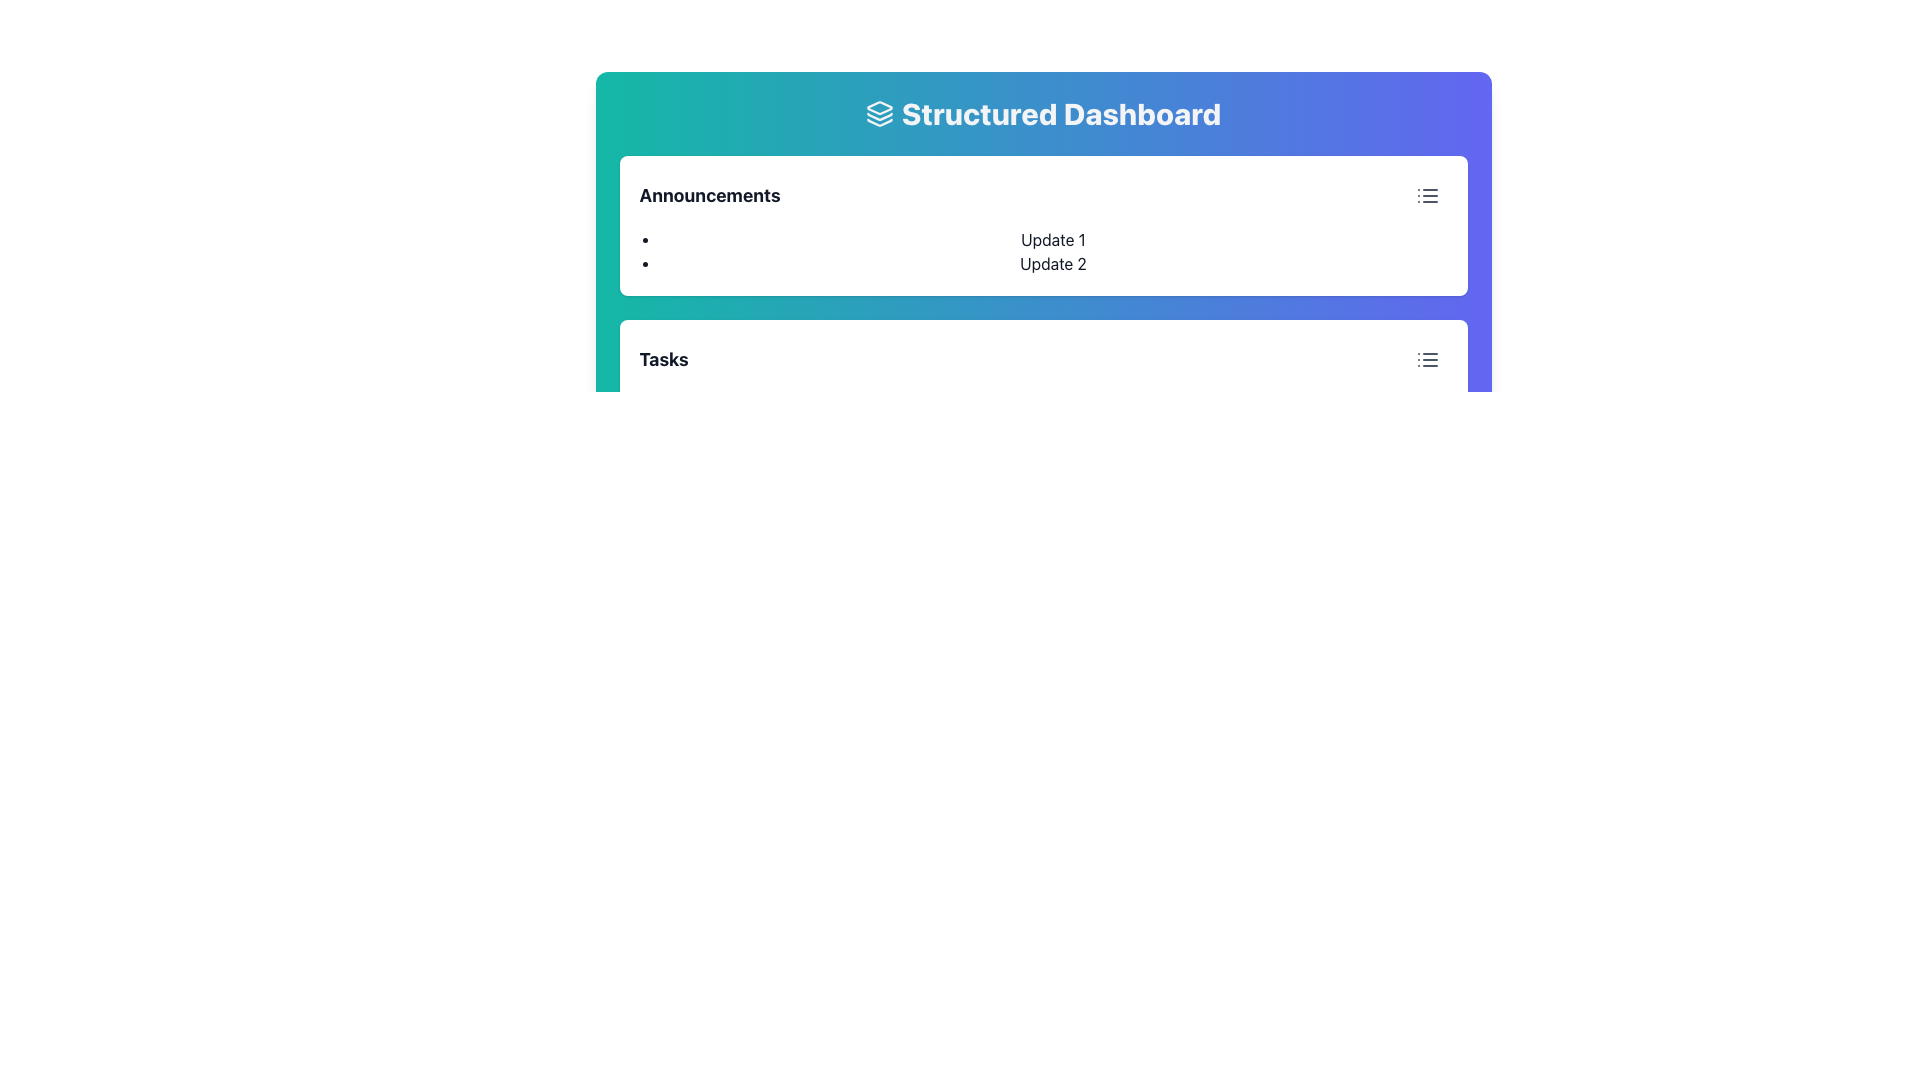 The height and width of the screenshot is (1080, 1920). Describe the element at coordinates (1042, 250) in the screenshot. I see `the announcements list element which contains the bullet points 'Update 1' and 'Update 2'` at that location.